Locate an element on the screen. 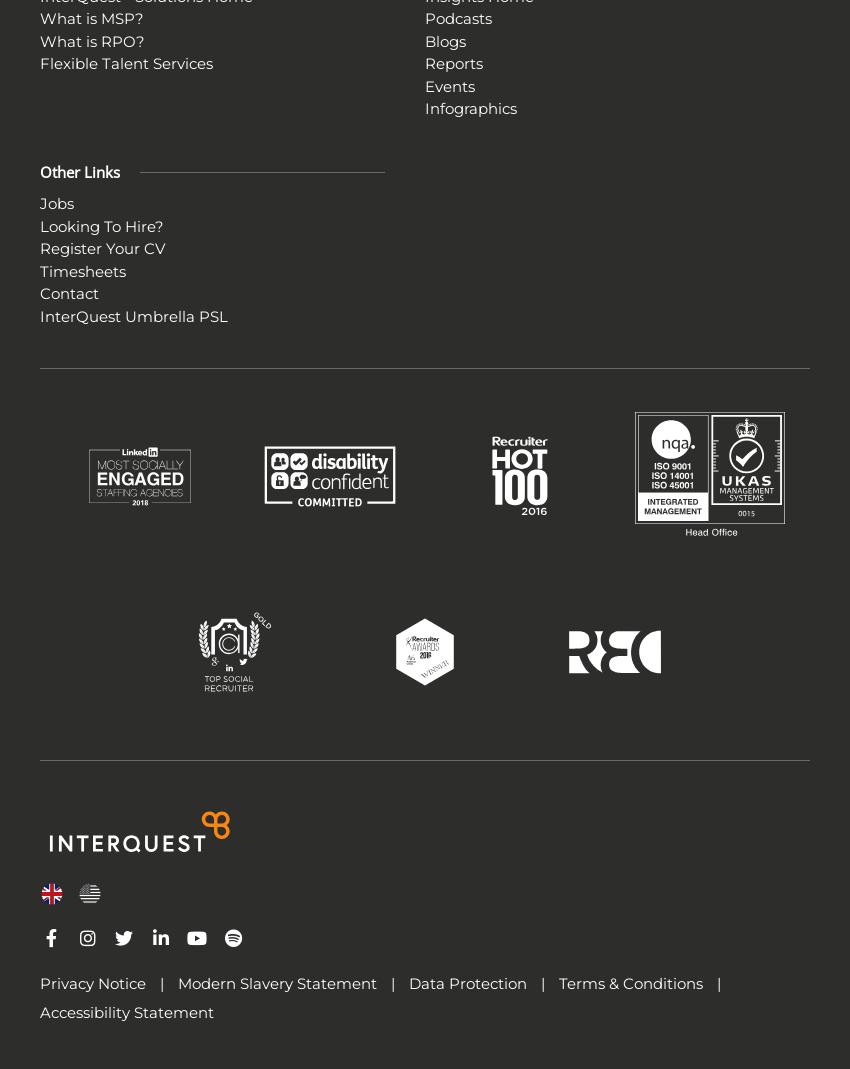 This screenshot has height=1069, width=850. 'Jobs' is located at coordinates (57, 203).